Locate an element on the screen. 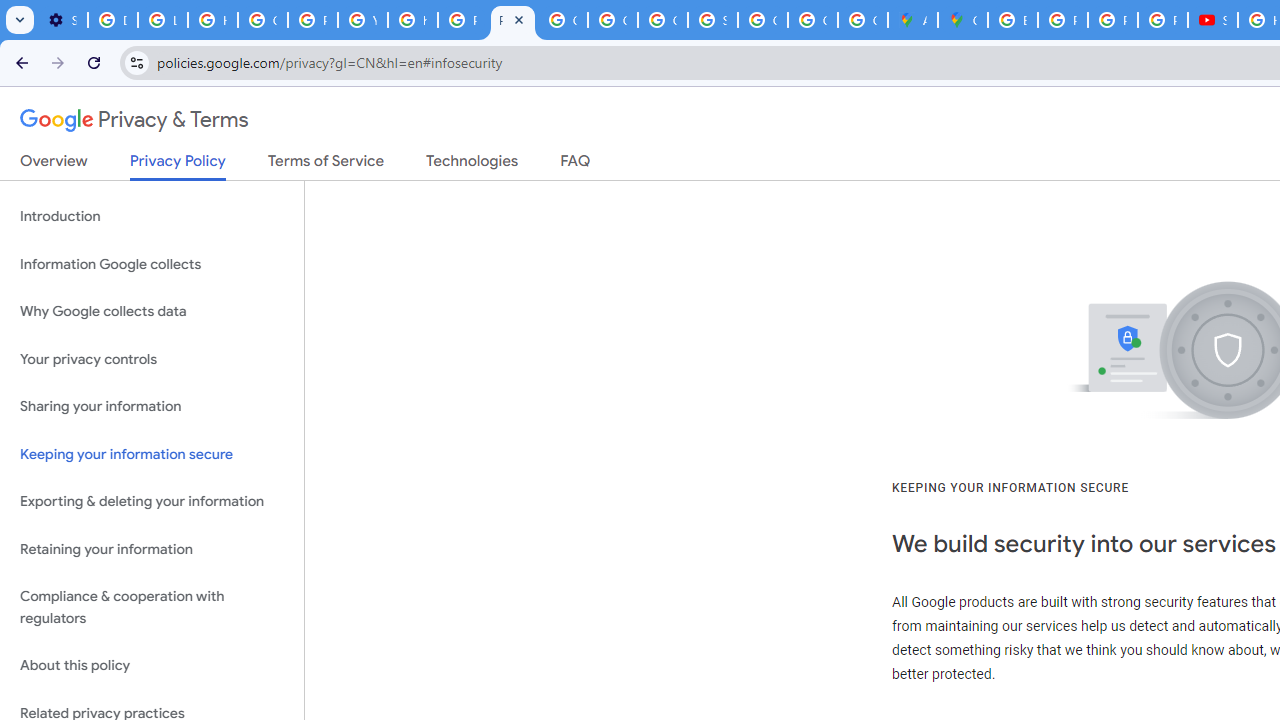  'Google Maps' is located at coordinates (963, 20).